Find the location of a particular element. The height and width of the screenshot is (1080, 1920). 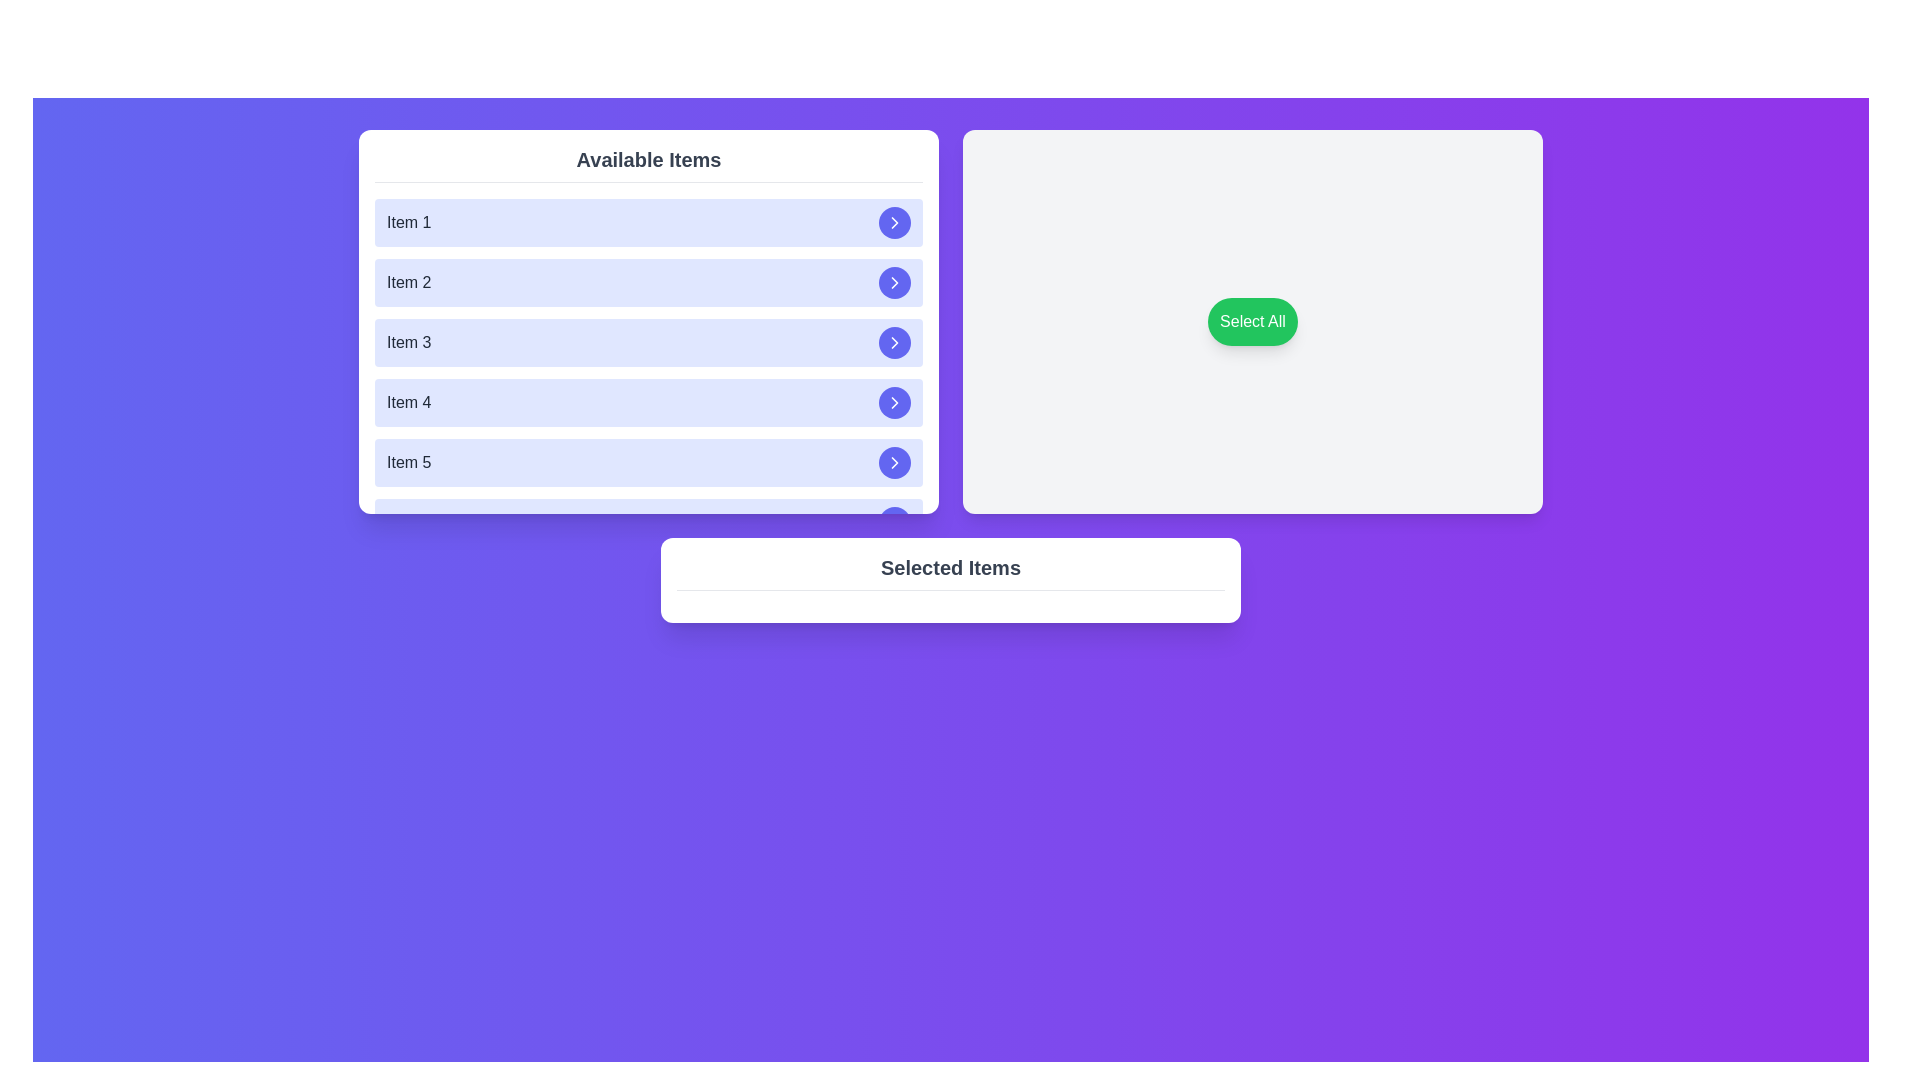

the small chevron icon pointing to the right, which is part of a blue circular button aligned to the right side of the second row labeled 'Available Items' is located at coordinates (893, 282).